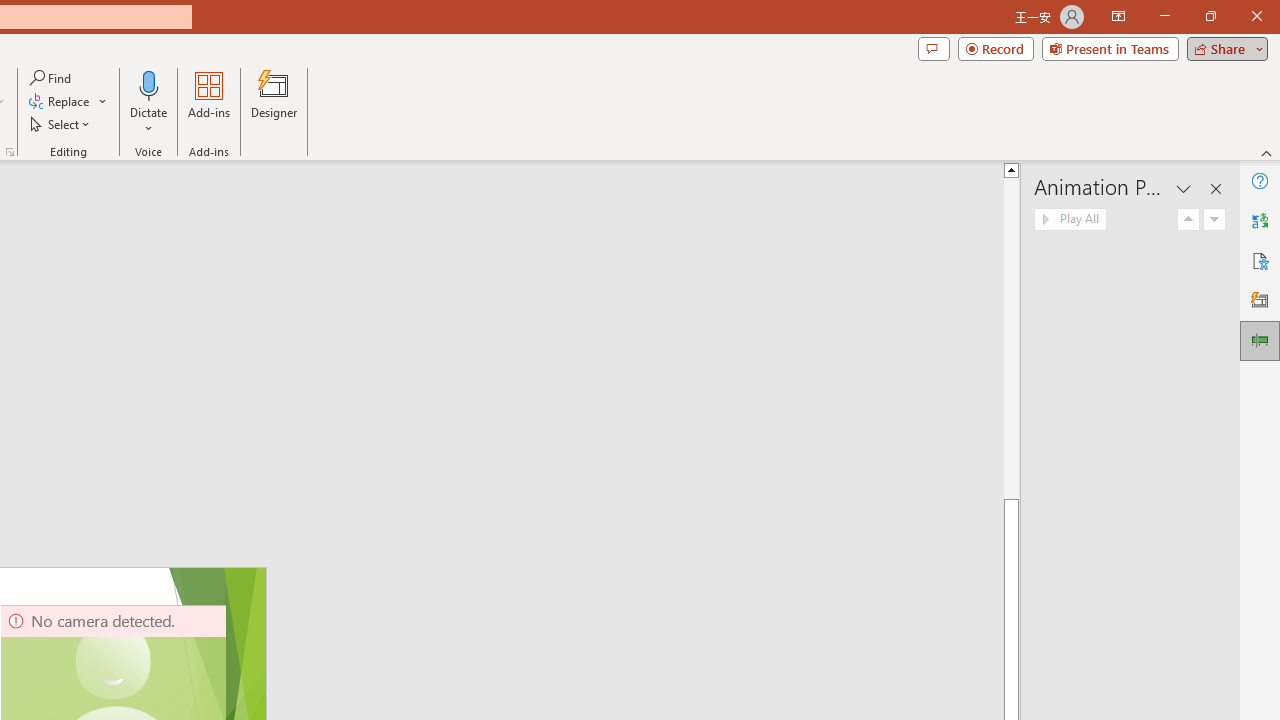  Describe the element at coordinates (60, 101) in the screenshot. I see `'Replace...'` at that location.